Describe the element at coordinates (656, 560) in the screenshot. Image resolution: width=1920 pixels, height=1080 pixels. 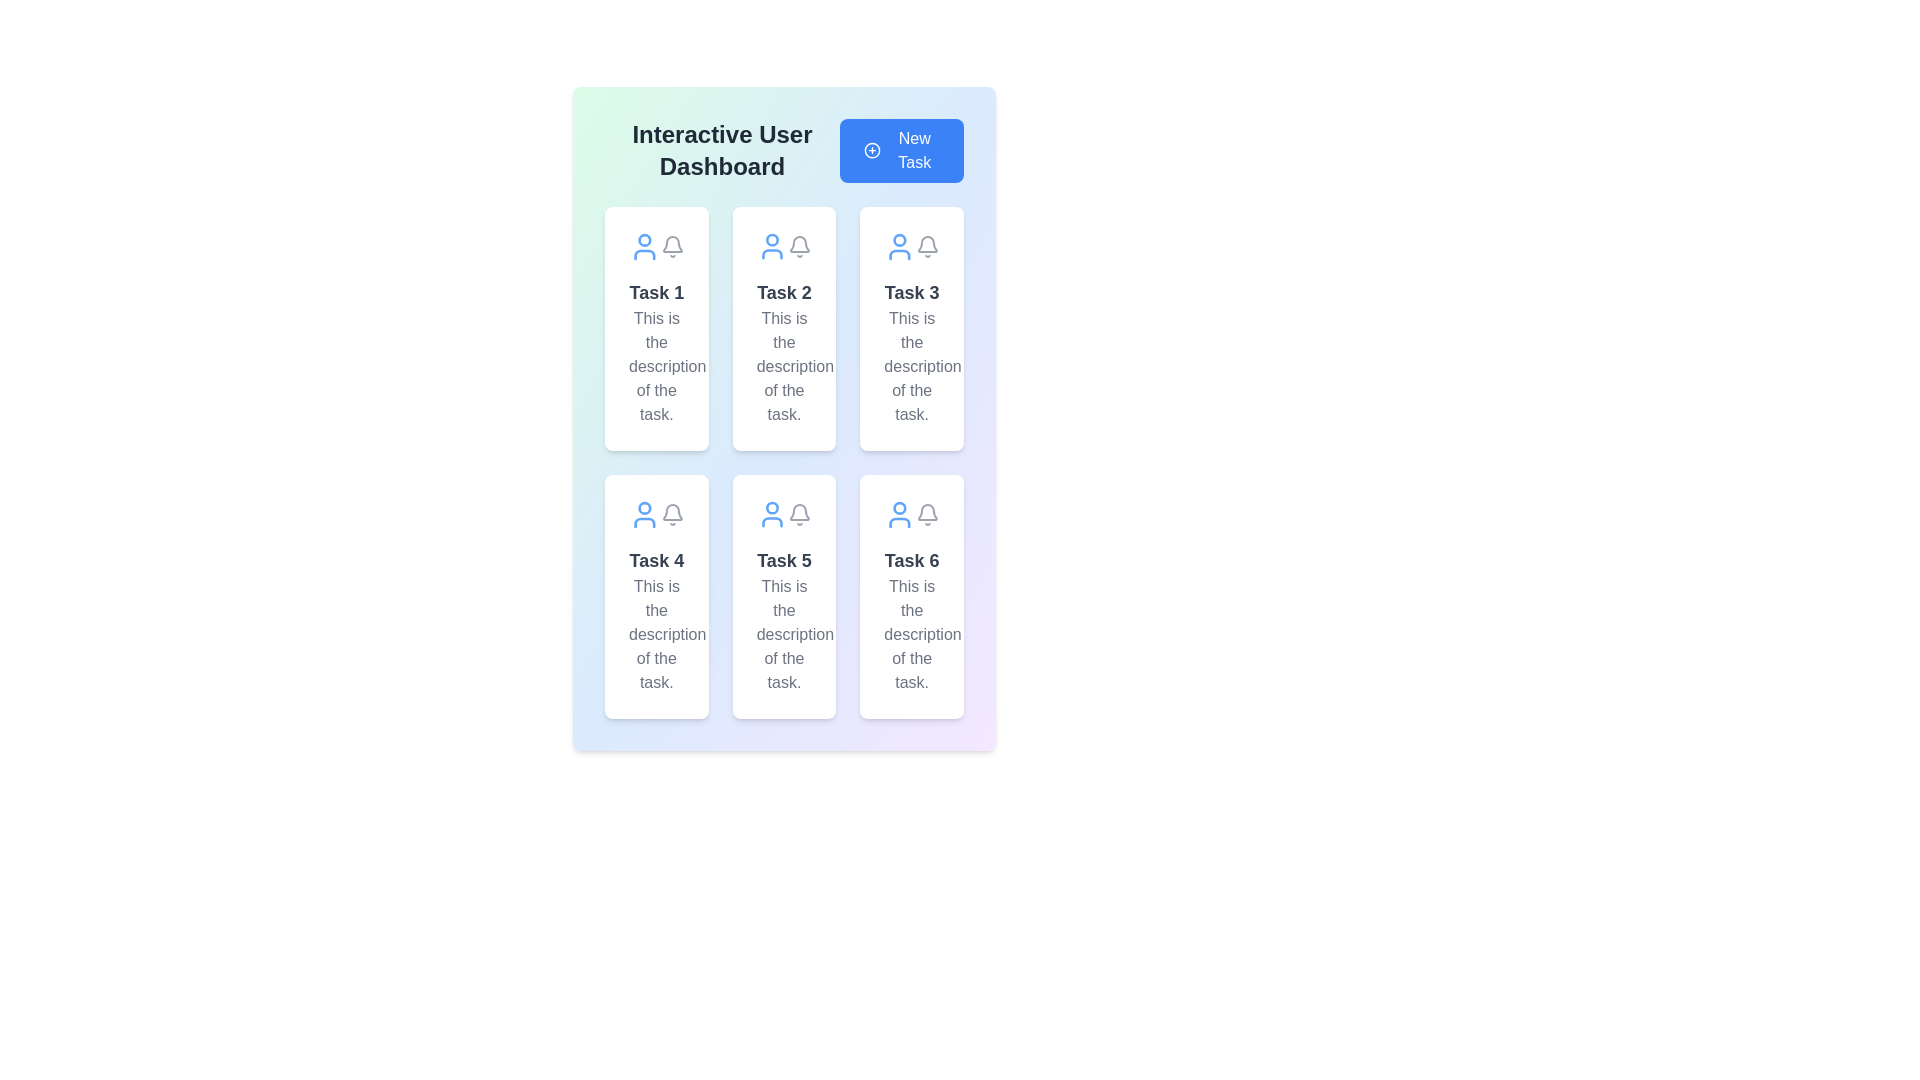
I see `the text element titled 'Task 4', which is styled with a bold gray font and is located within a card-like layout` at that location.